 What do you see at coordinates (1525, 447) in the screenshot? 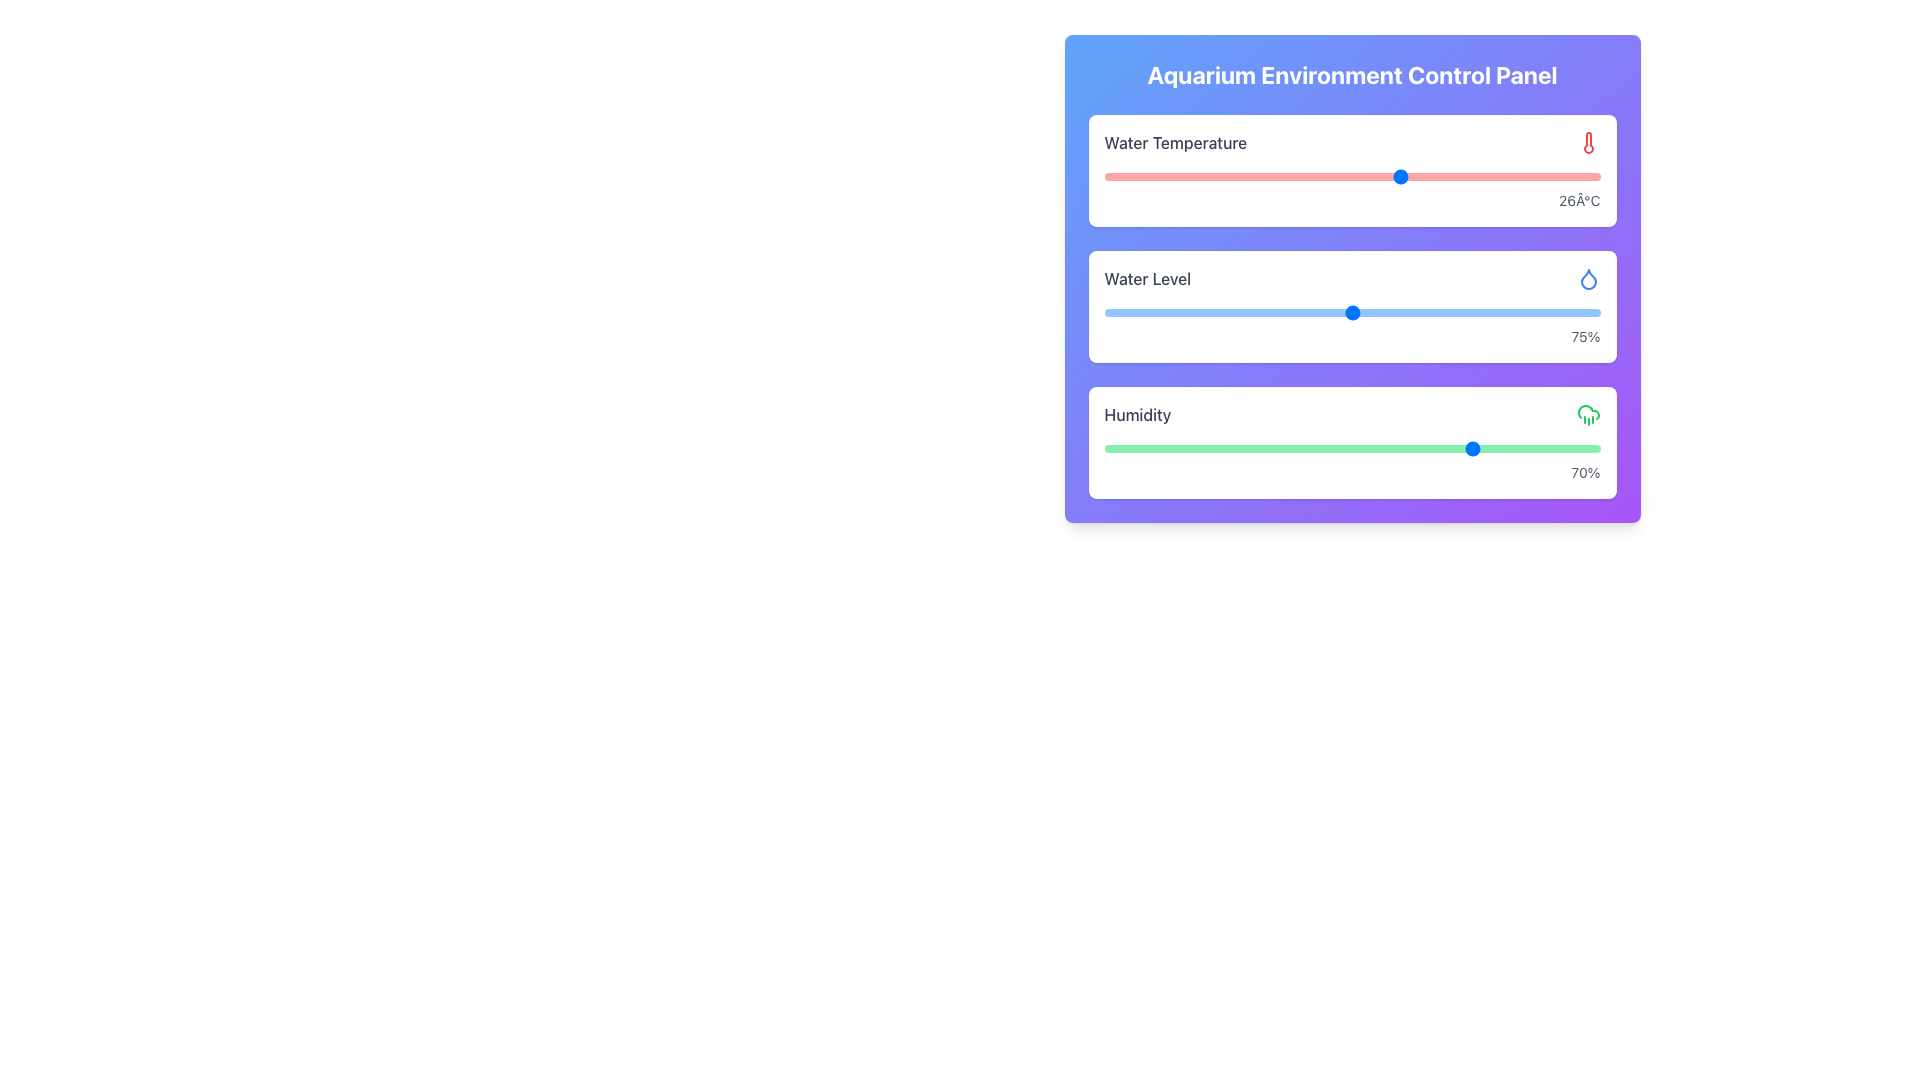
I see `the humidity` at bounding box center [1525, 447].